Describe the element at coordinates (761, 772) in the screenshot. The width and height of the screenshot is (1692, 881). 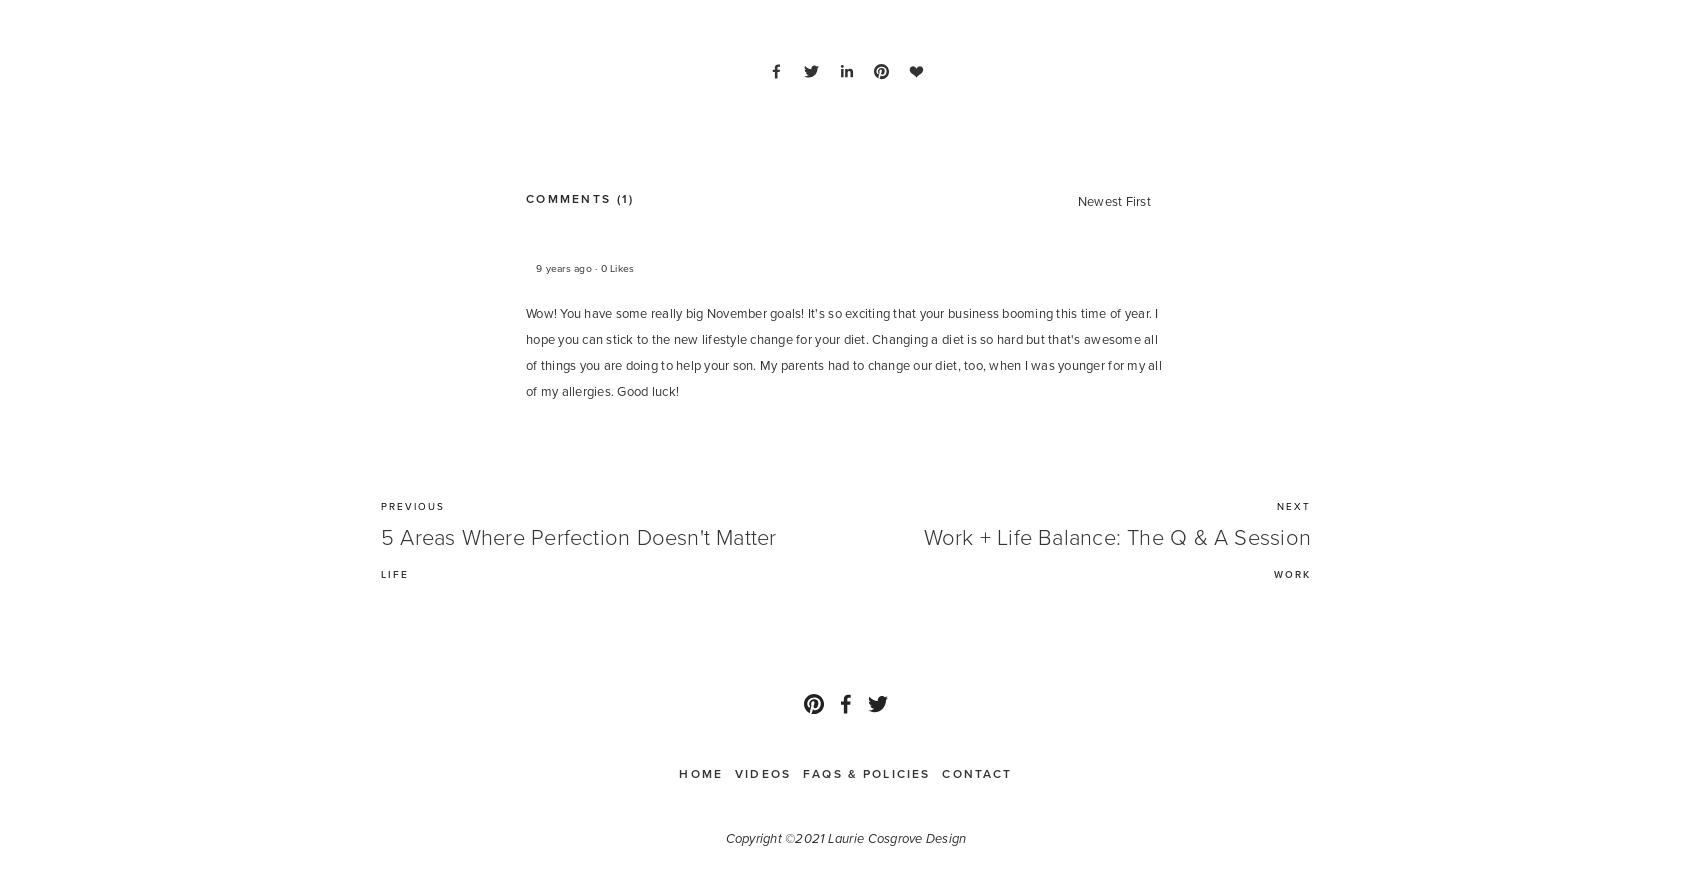
I see `'Videos'` at that location.